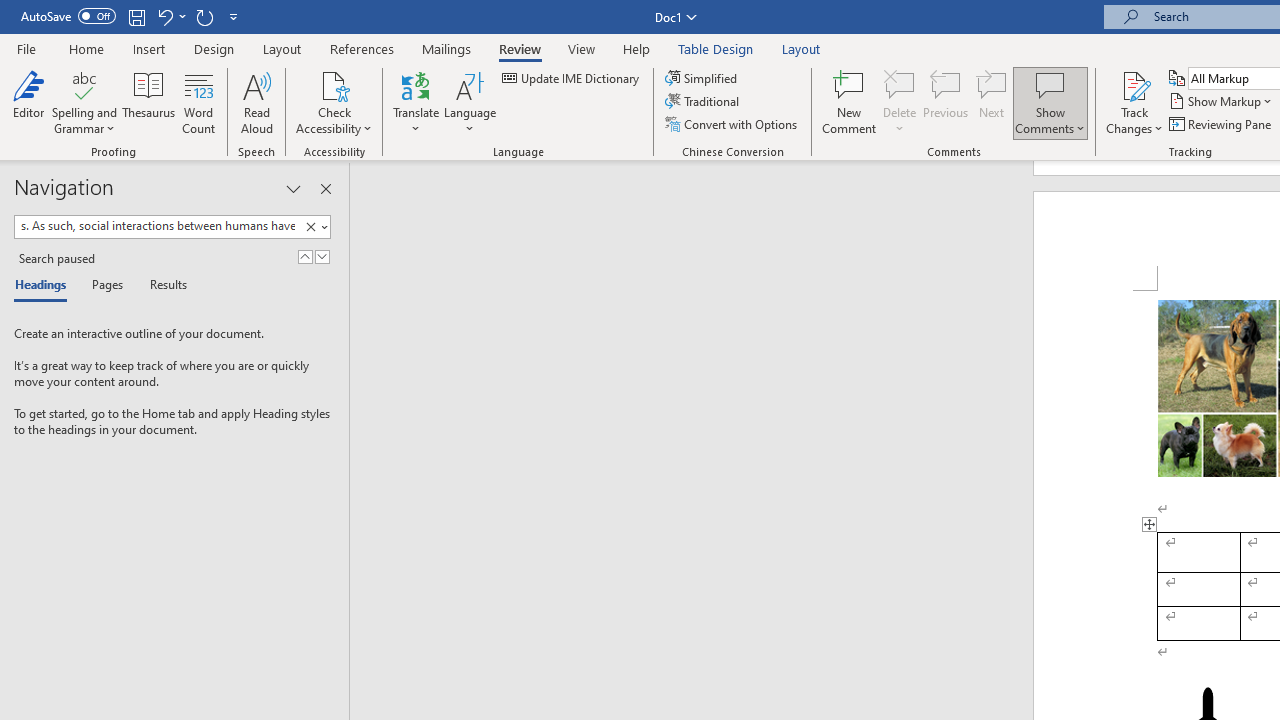 This screenshot has height=720, width=1280. I want to click on 'Read Aloud', so click(255, 103).